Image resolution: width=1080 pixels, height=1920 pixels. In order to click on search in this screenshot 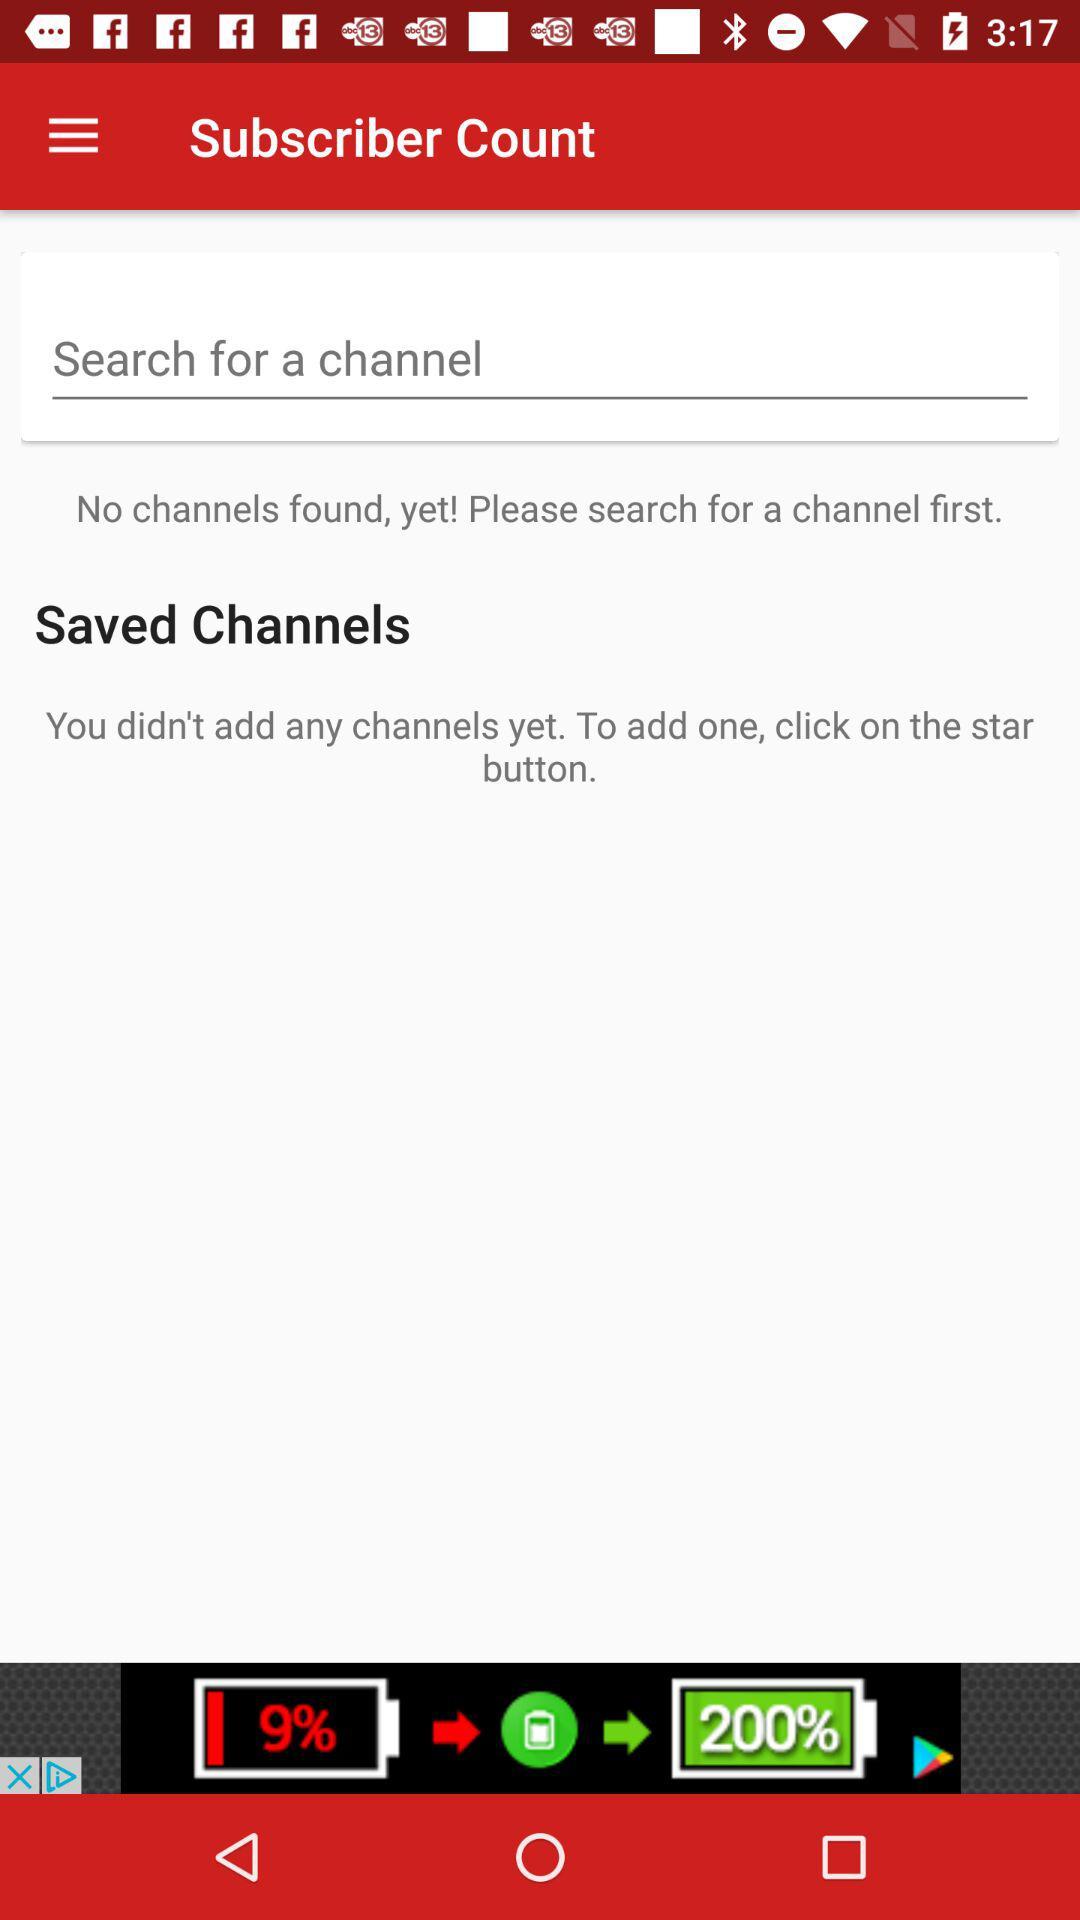, I will do `click(540, 360)`.